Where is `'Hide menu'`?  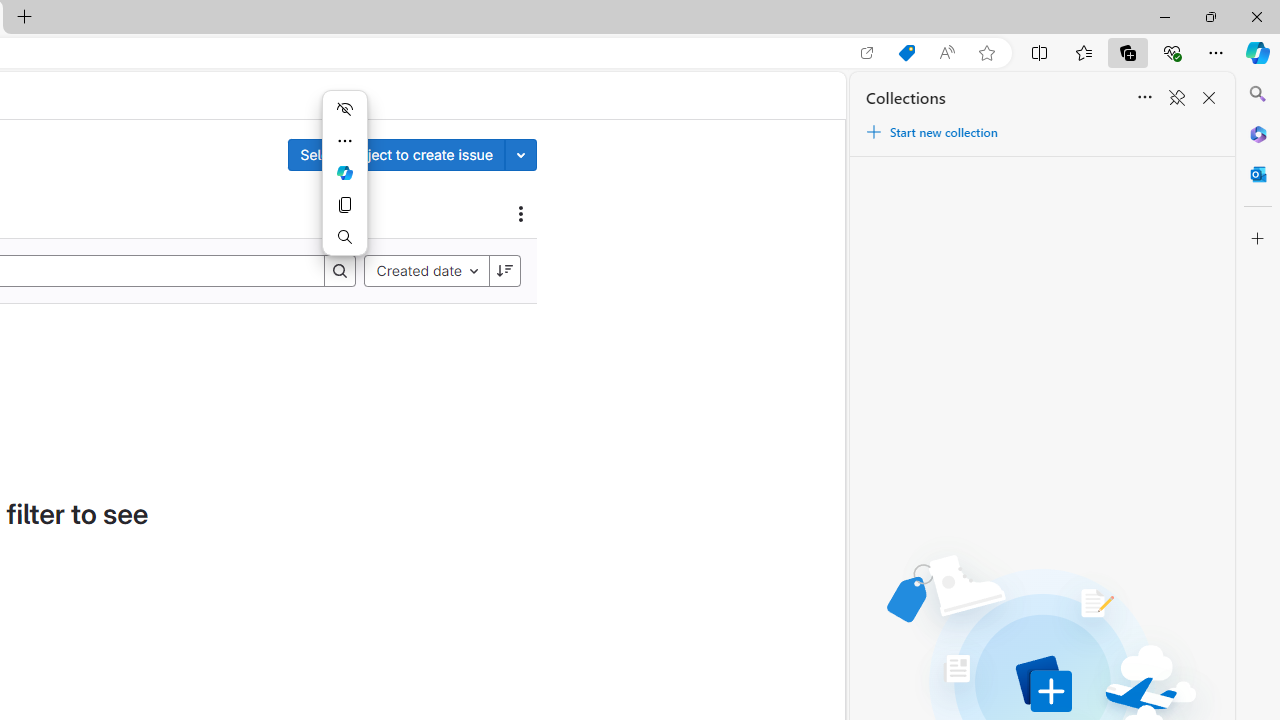 'Hide menu' is located at coordinates (344, 109).